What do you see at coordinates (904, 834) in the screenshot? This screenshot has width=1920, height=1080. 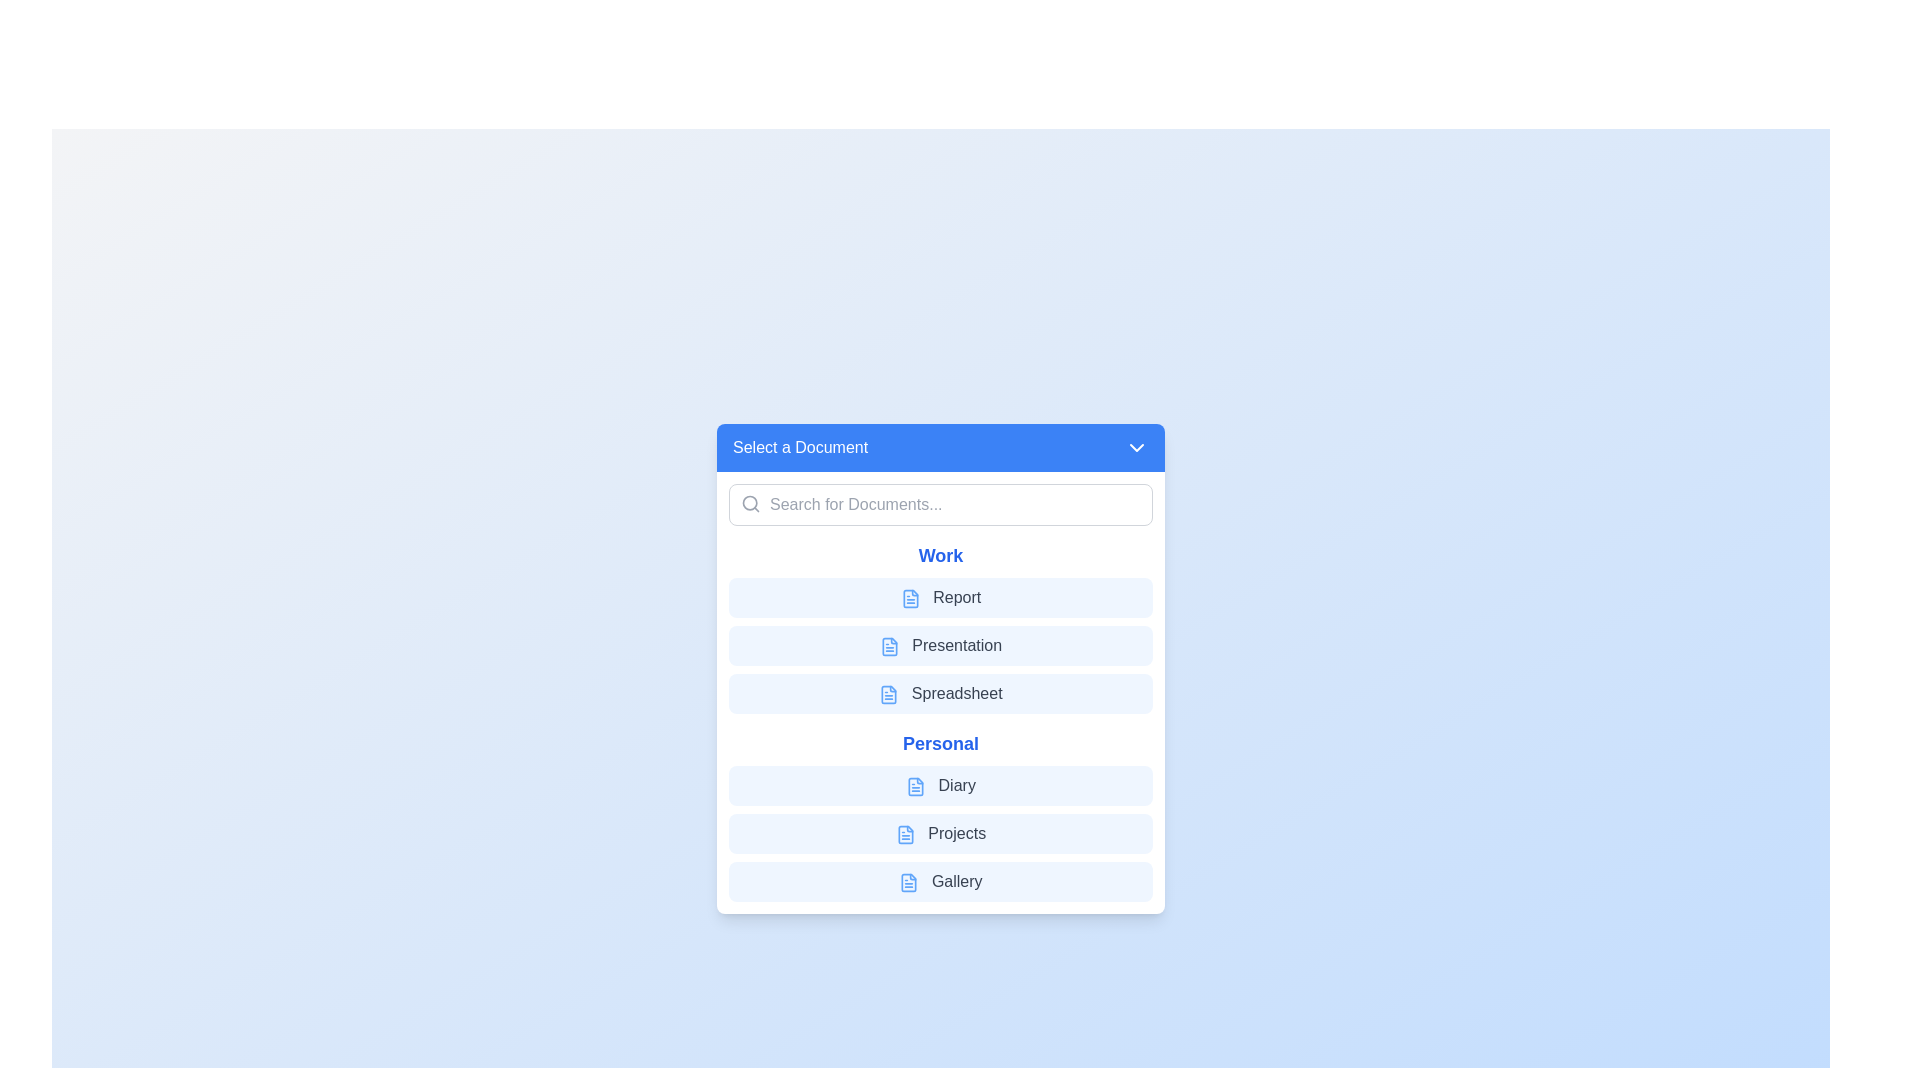 I see `the document icon in the 'Personal' section of the dropdown menu, which is styled in blue and white and precedes the 'Projects' text` at bounding box center [904, 834].